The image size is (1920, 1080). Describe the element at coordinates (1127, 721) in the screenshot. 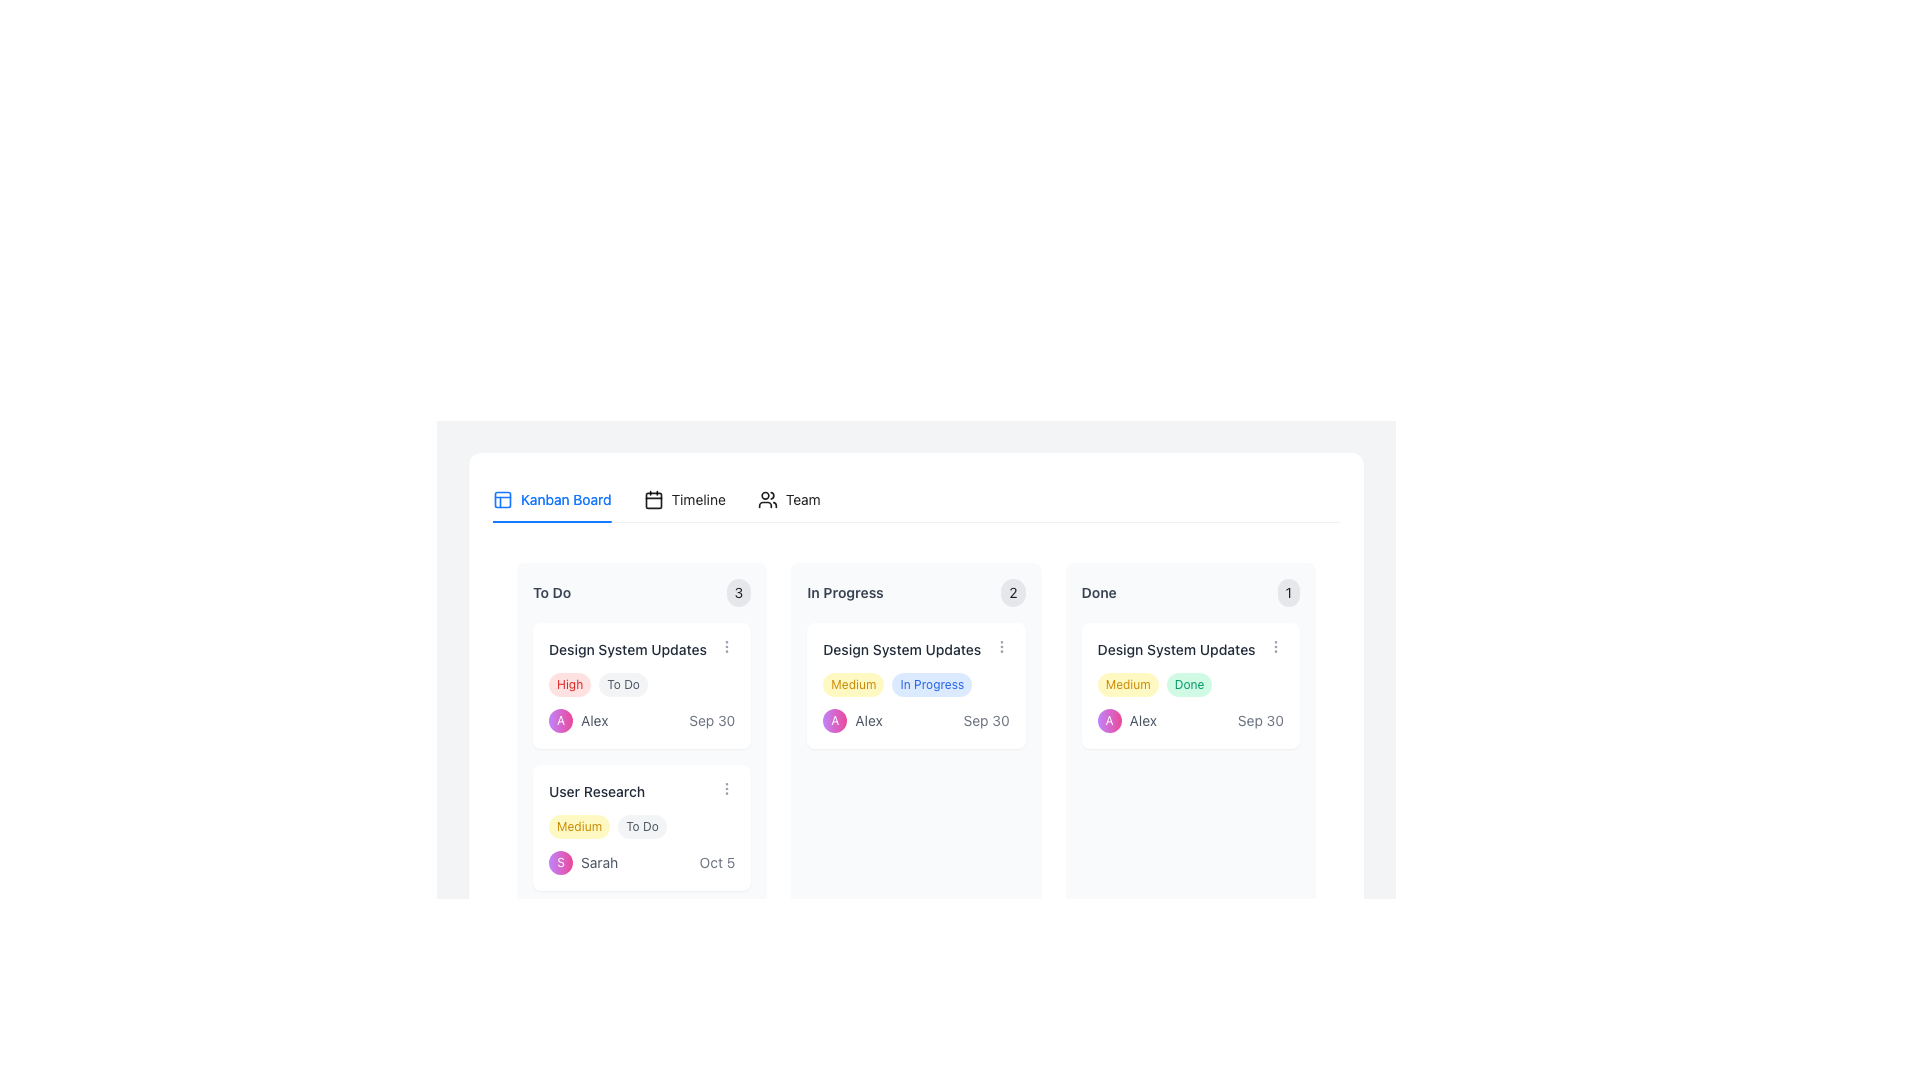

I see `the User identifier for user 'Alex' in the 'Done' column of the Kanban board, specifically in the card named 'Design System Updates', located next to the text 'Sep 30'` at that location.